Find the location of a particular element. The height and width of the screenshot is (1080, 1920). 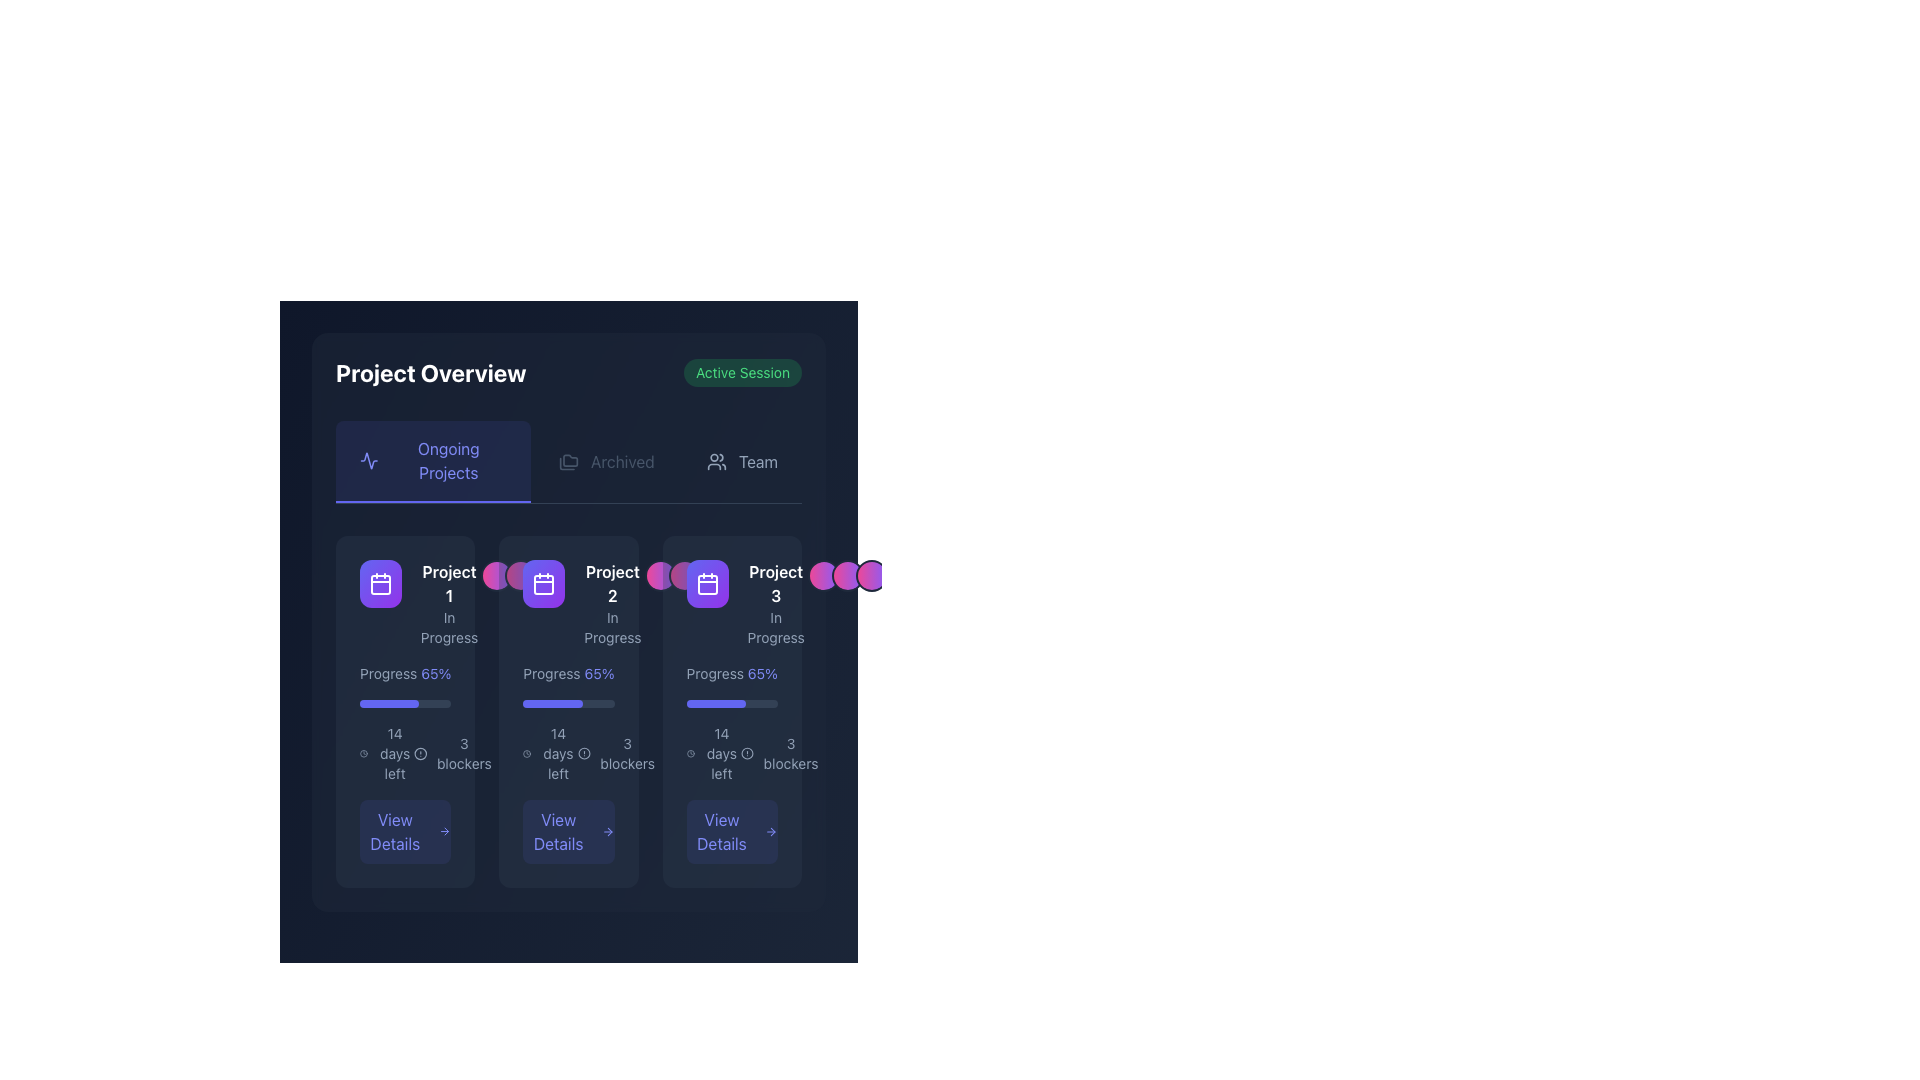

the 'Archived' label located in the upper-middle section of the interface under the 'Project Overview' title is located at coordinates (621, 462).